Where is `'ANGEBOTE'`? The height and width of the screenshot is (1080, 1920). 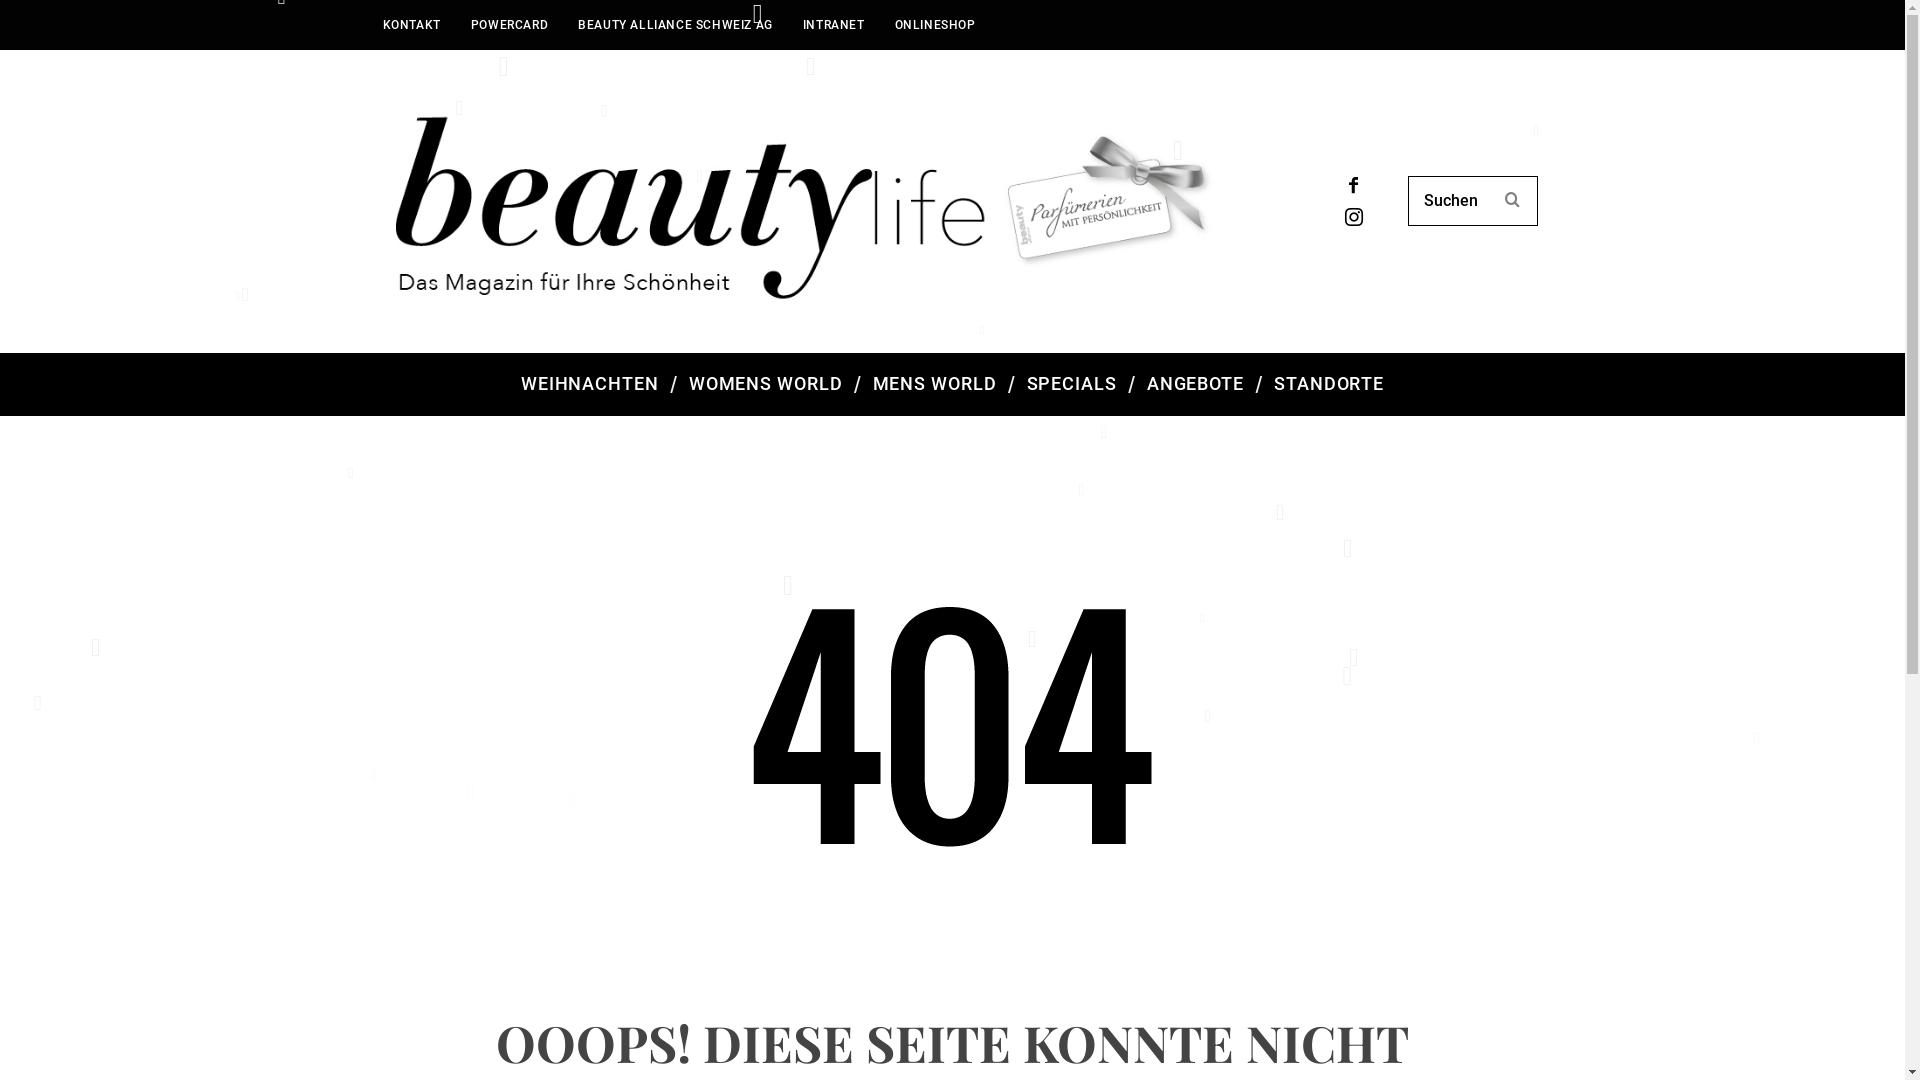 'ANGEBOTE' is located at coordinates (1195, 384).